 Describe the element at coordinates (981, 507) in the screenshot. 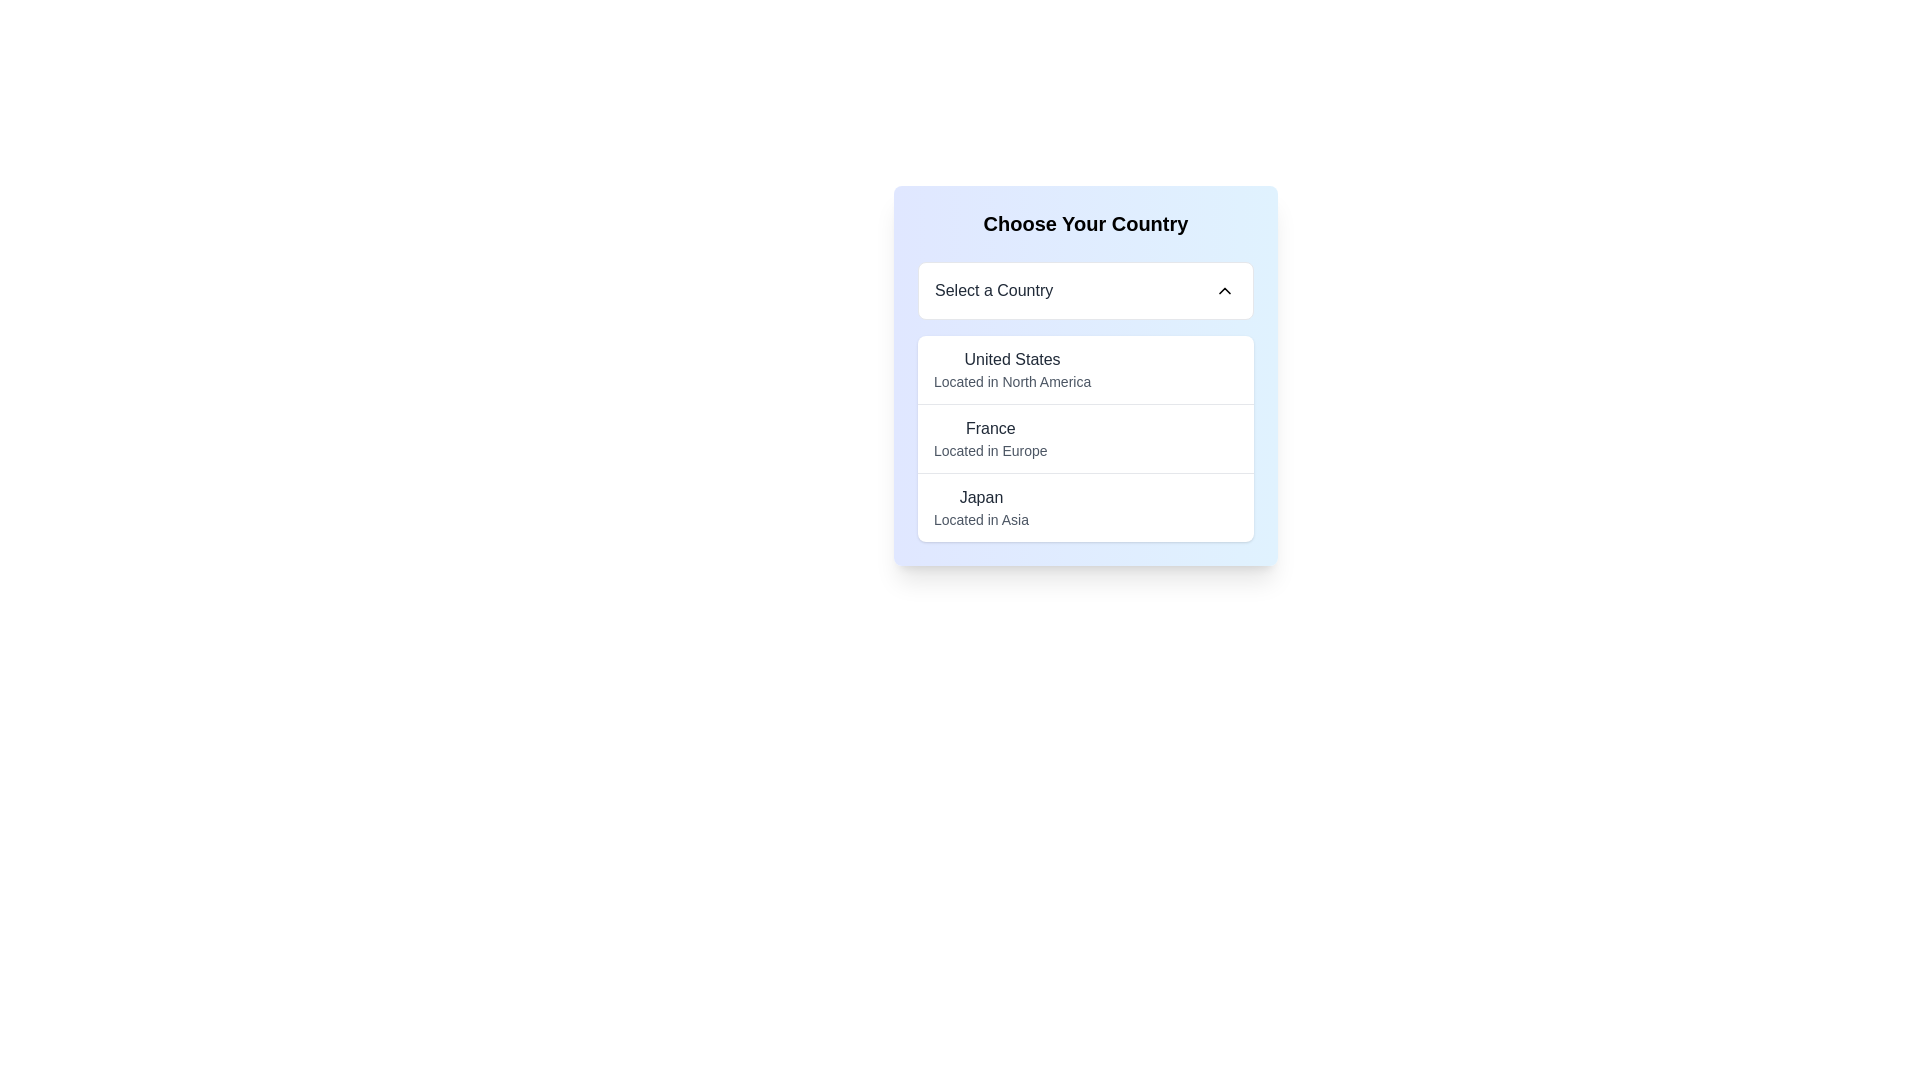

I see `the third list item labeled 'Japan' in the dropdown menu` at that location.